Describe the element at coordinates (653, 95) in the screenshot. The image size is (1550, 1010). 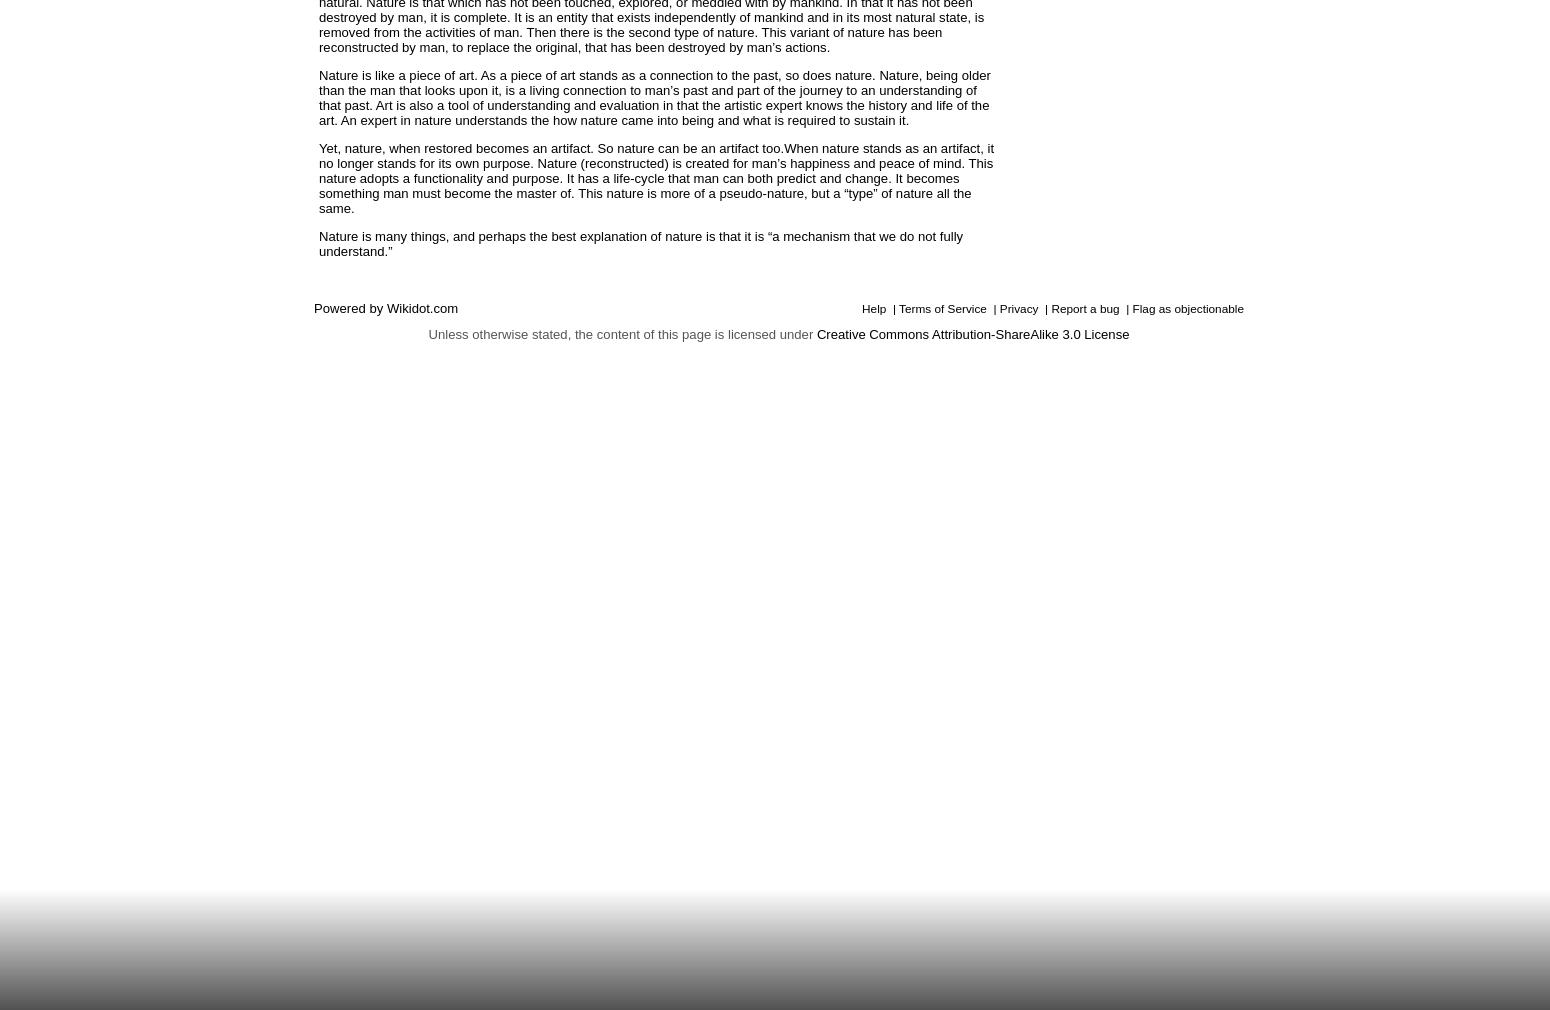
I see `'Nature is like a piece of art. As a piece of art stands as a connection to the past, so does nature. Nature, being older than the man that looks upon it, is a living connection to man’s past and part of the journey to an understanding of that past. Art is also a tool of understanding and evaluation in that the artistic expert knows the history and life of the art. An expert in nature understands the how nature came into being and what is required to sustain it.'` at that location.